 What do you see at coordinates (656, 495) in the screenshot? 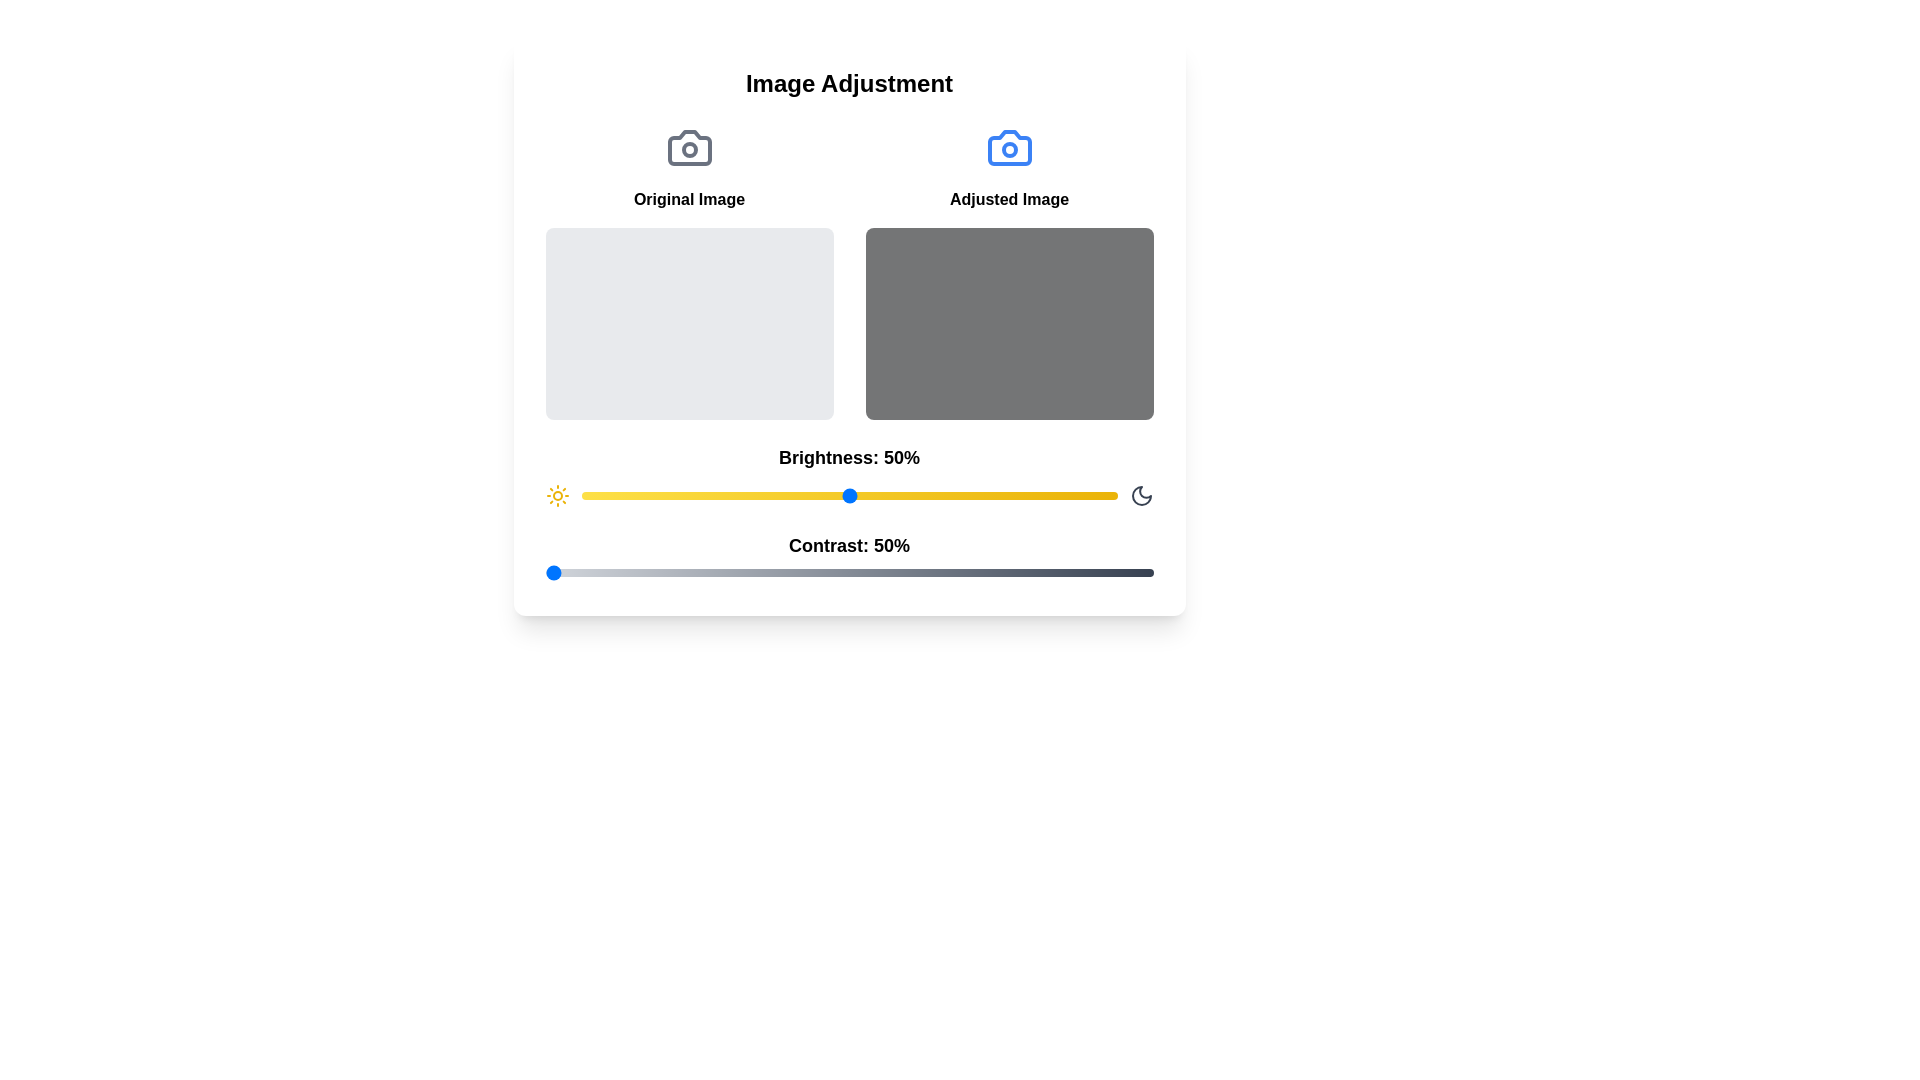
I see `brightness` at bounding box center [656, 495].